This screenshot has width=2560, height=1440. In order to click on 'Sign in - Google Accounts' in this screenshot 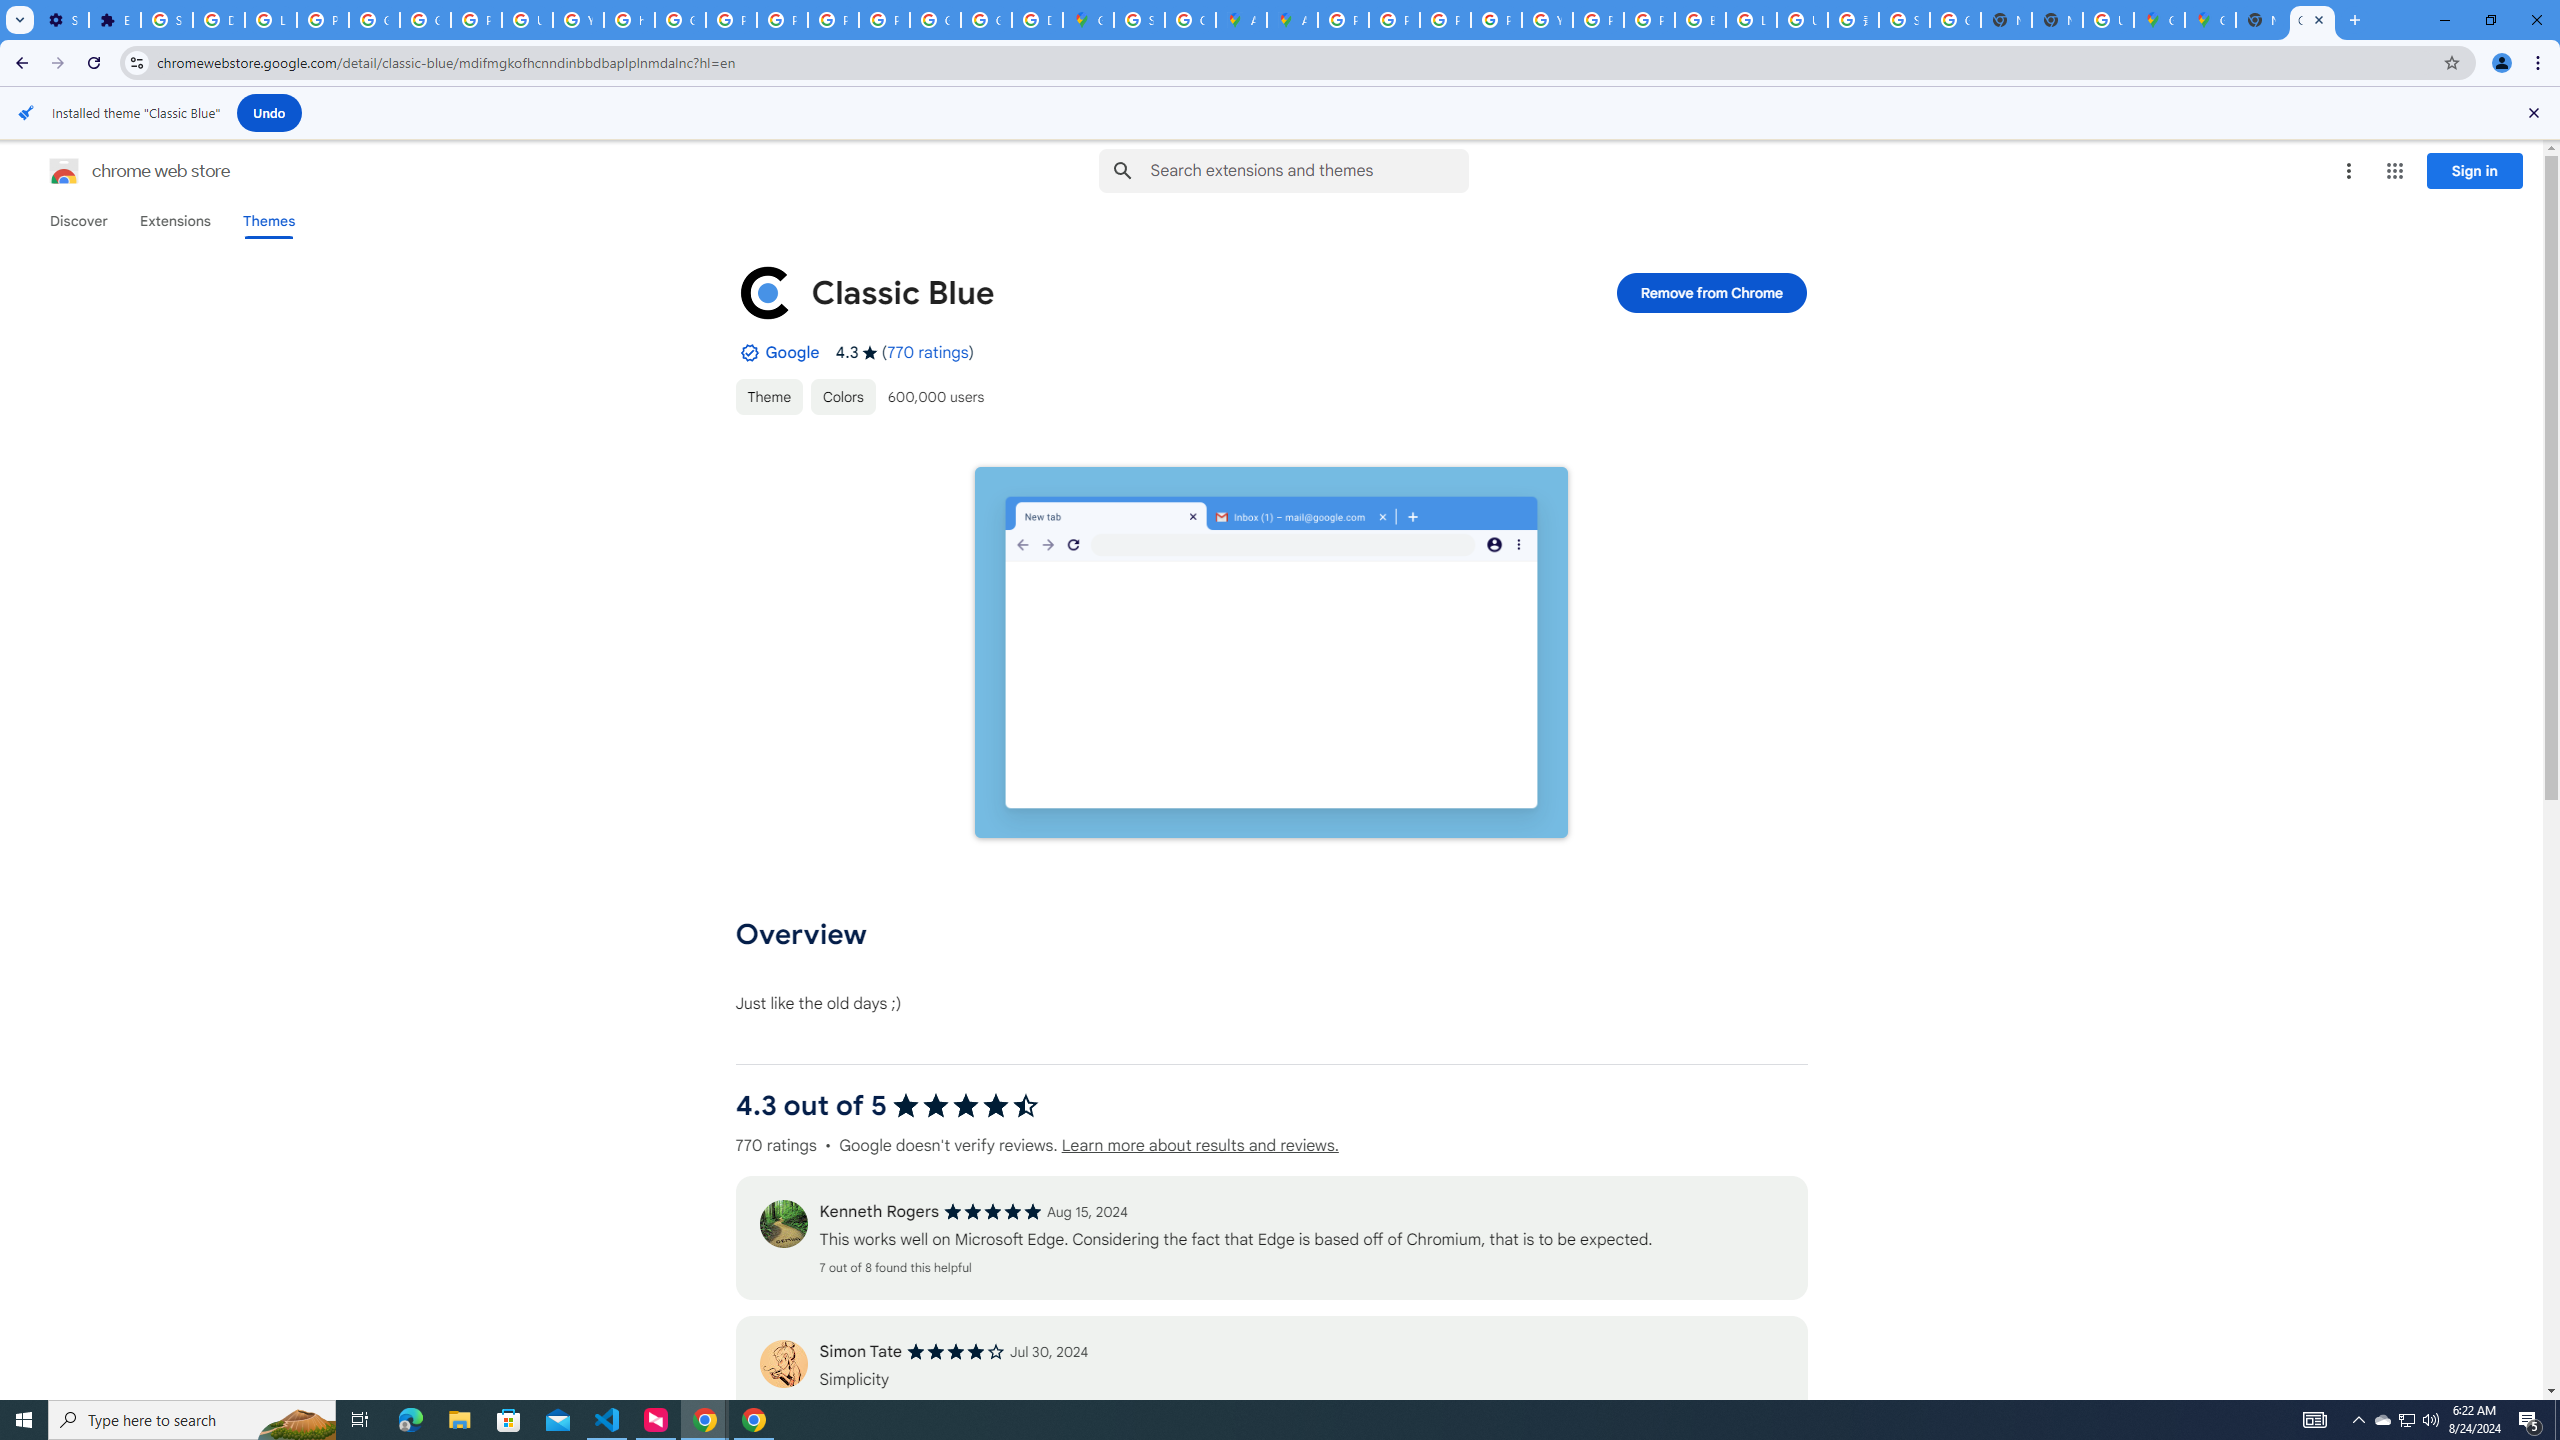, I will do `click(167, 19)`.